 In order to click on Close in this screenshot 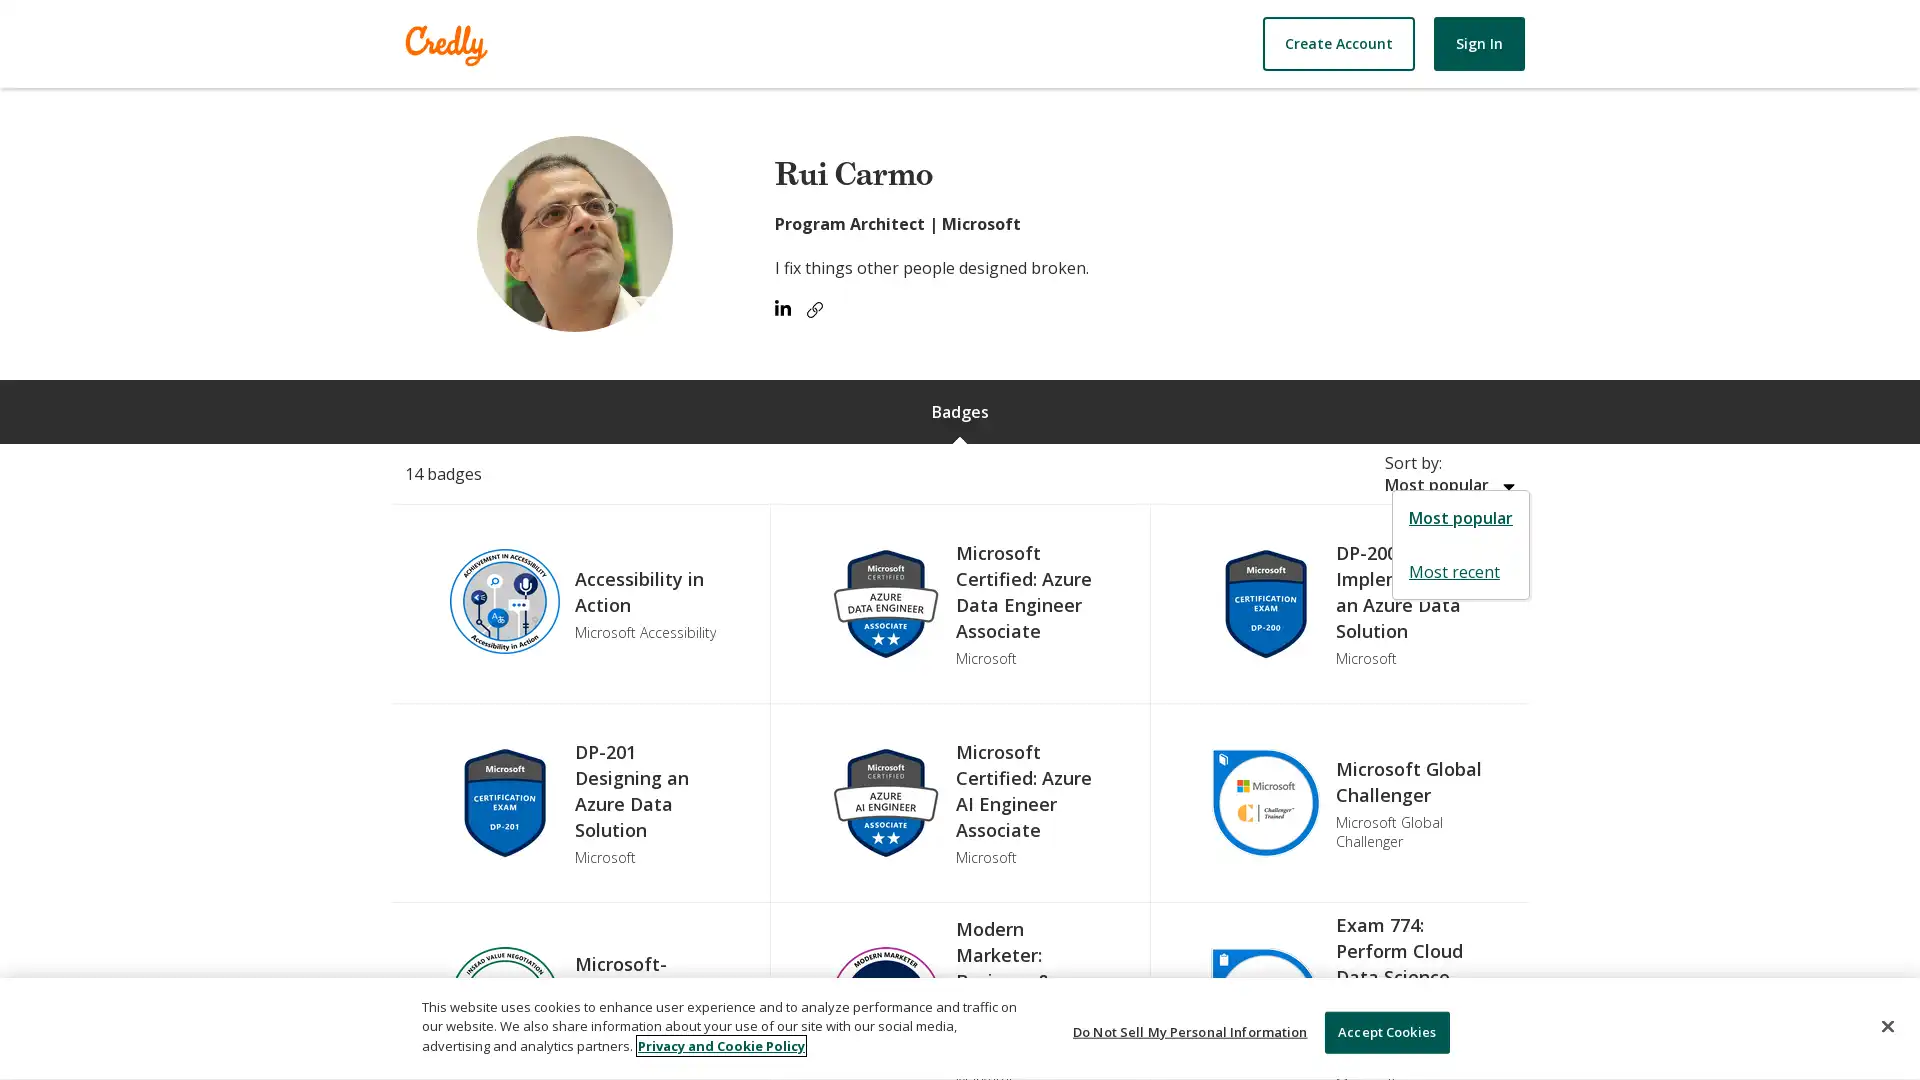, I will do `click(1886, 1026)`.